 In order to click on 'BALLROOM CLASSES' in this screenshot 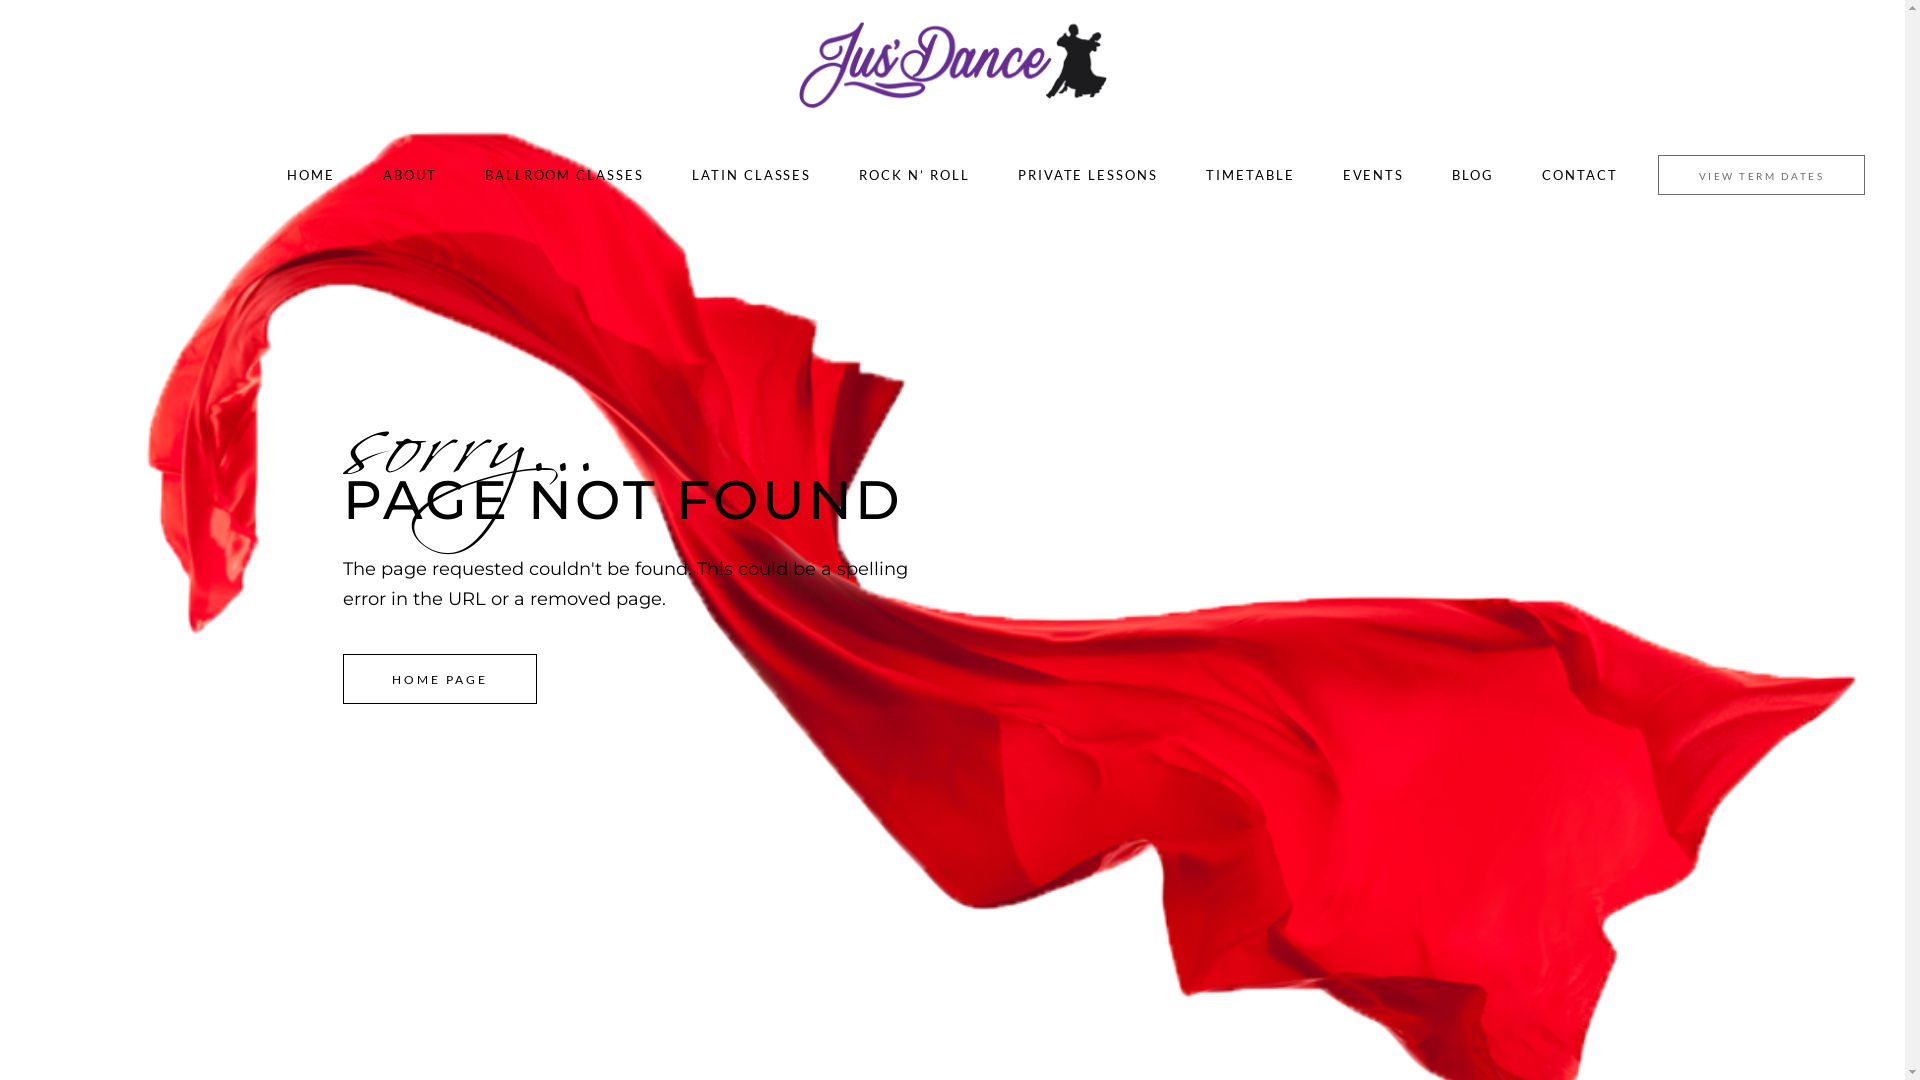, I will do `click(563, 173)`.